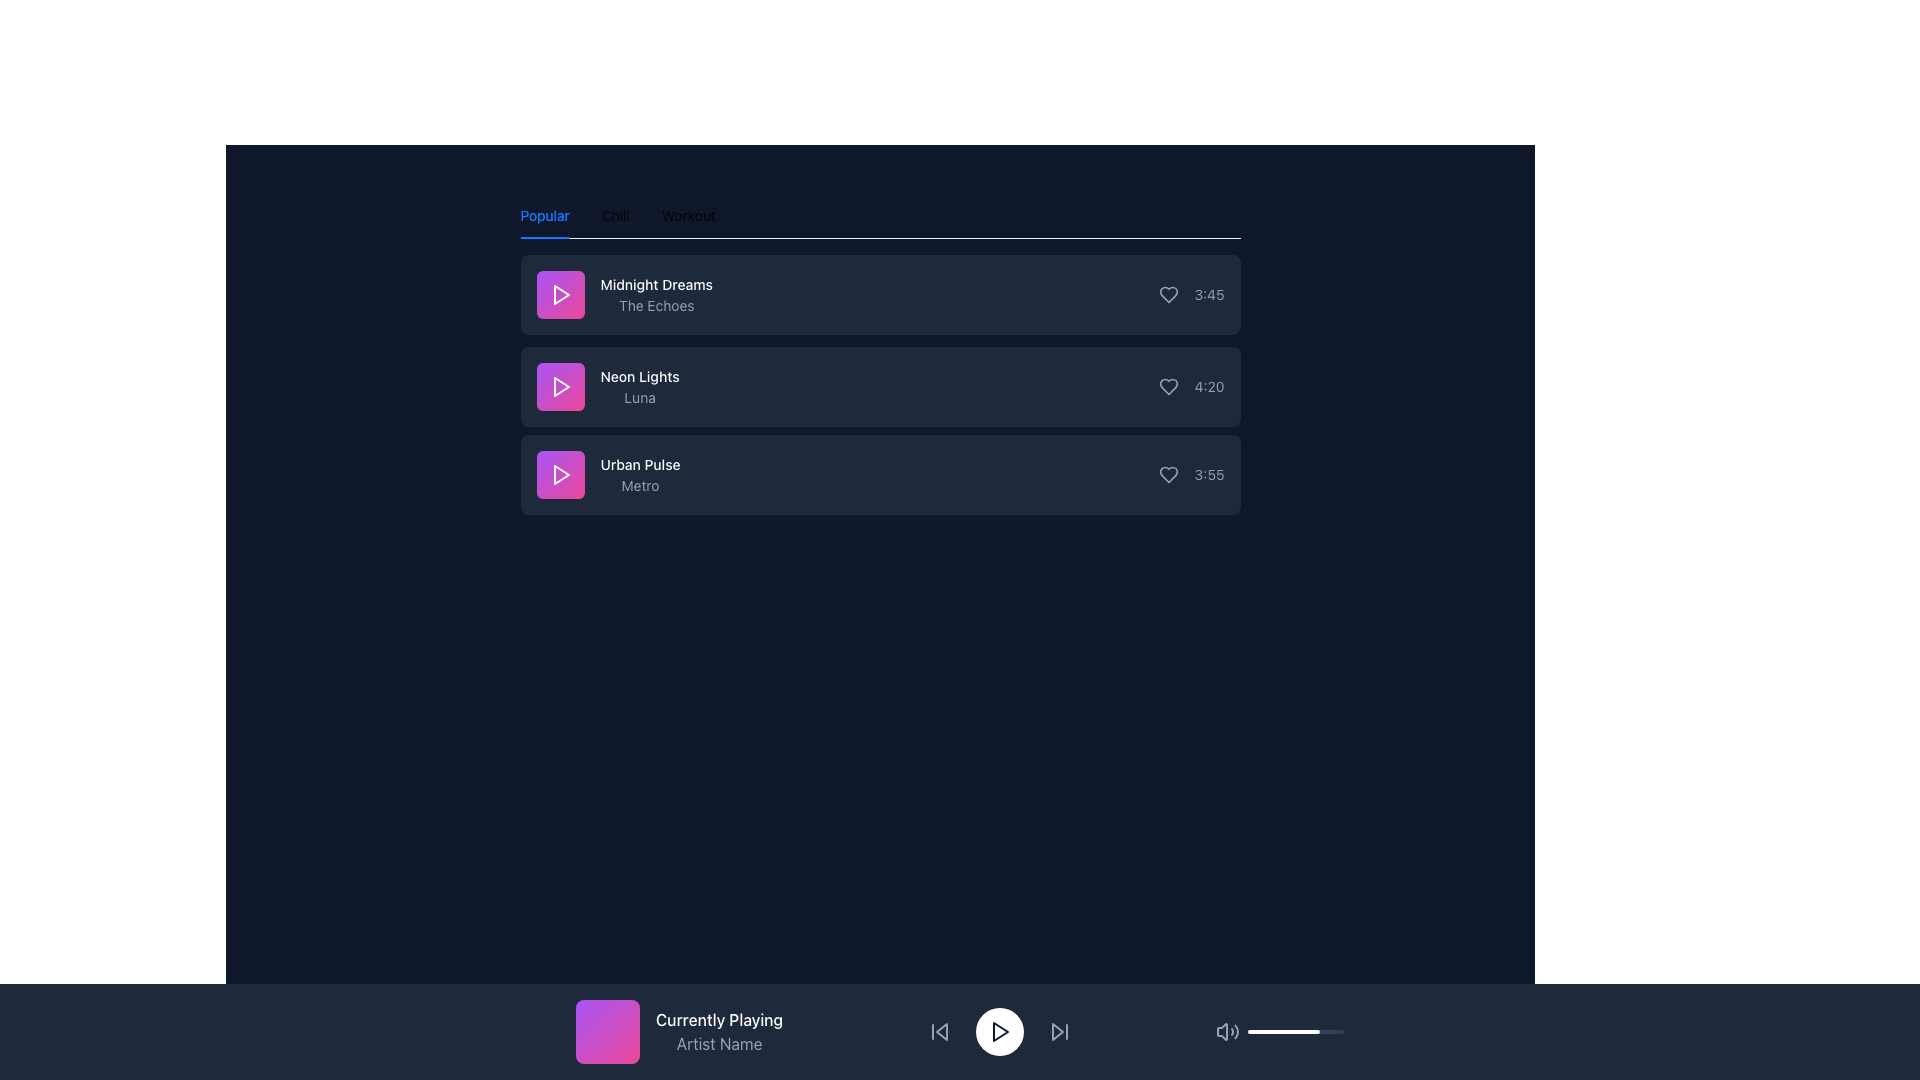  What do you see at coordinates (656, 305) in the screenshot?
I see `the text label displaying 'The Echoes', which is styled in a small font size and light gray color, positioned beneath 'Midnight Dreams' in the first item of the 'Popular' list category` at bounding box center [656, 305].